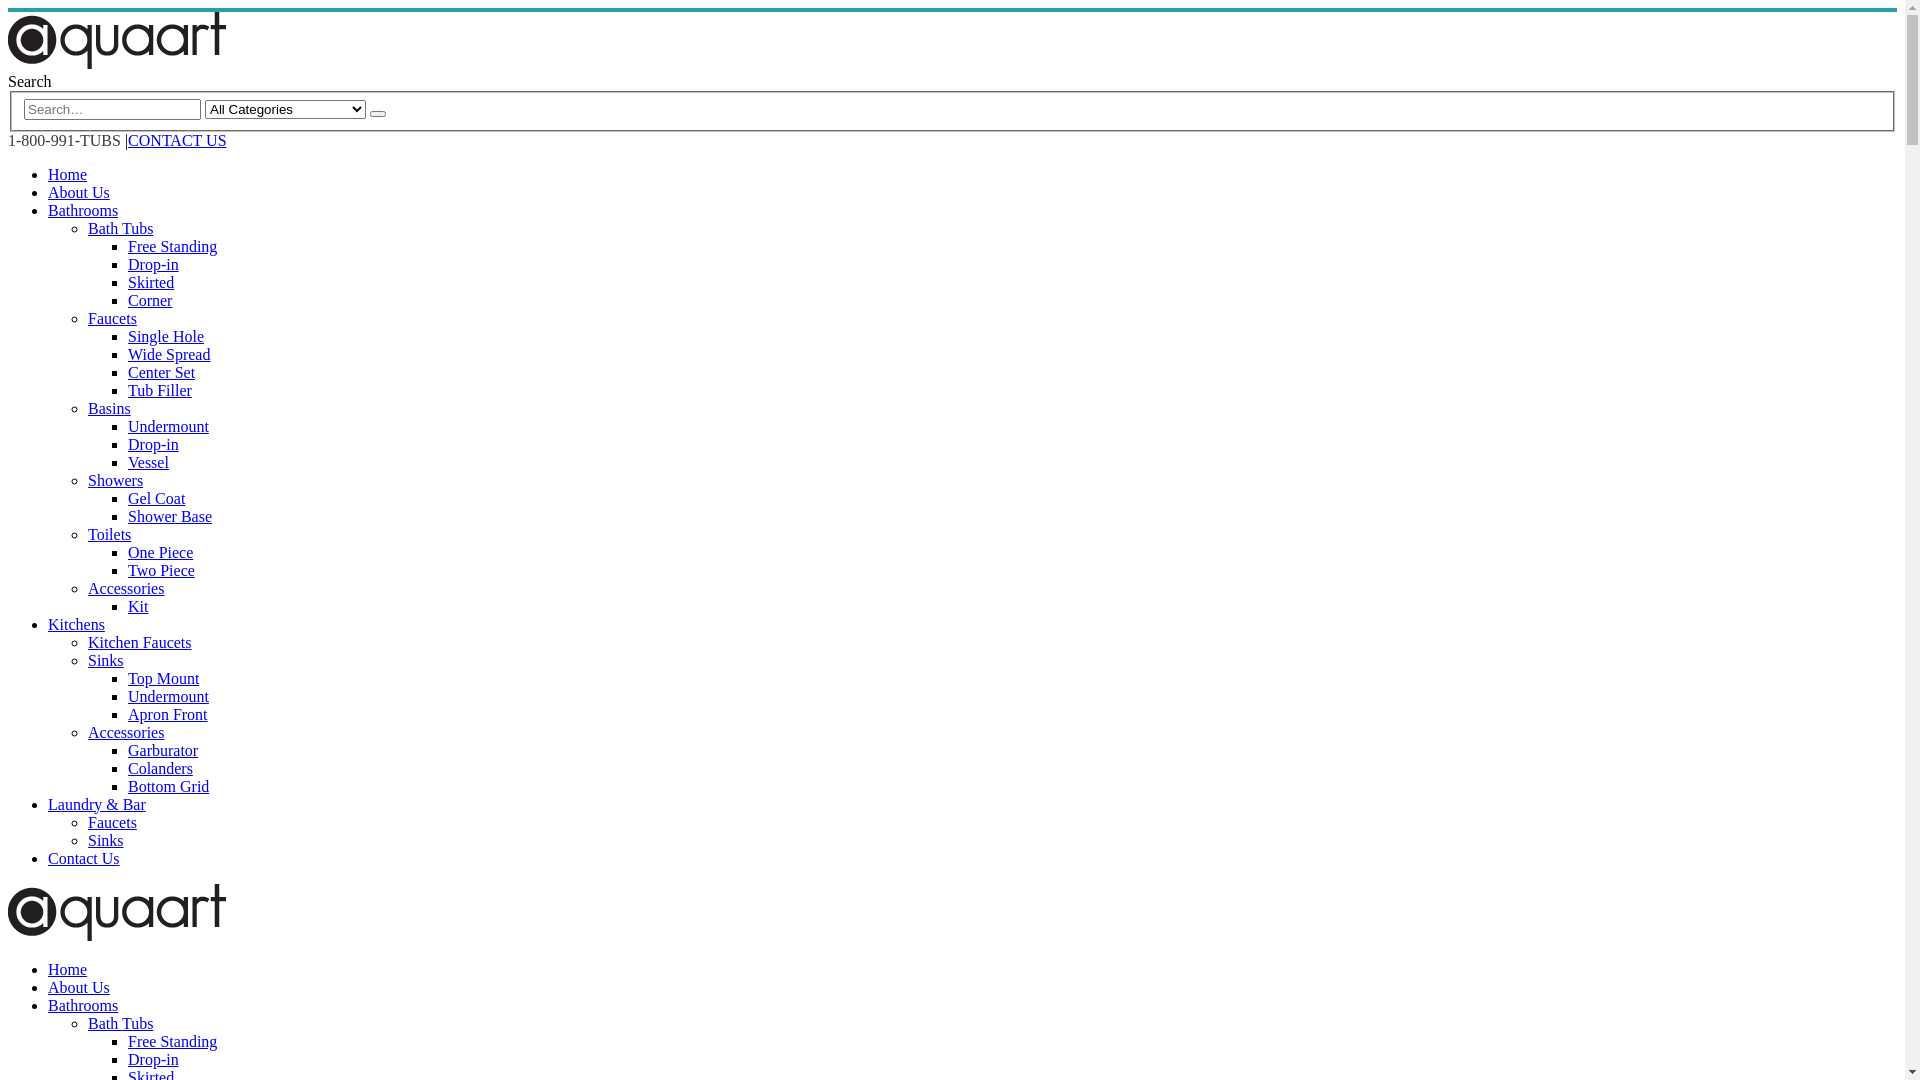 The image size is (1920, 1080). What do you see at coordinates (168, 425) in the screenshot?
I see `'Undermount'` at bounding box center [168, 425].